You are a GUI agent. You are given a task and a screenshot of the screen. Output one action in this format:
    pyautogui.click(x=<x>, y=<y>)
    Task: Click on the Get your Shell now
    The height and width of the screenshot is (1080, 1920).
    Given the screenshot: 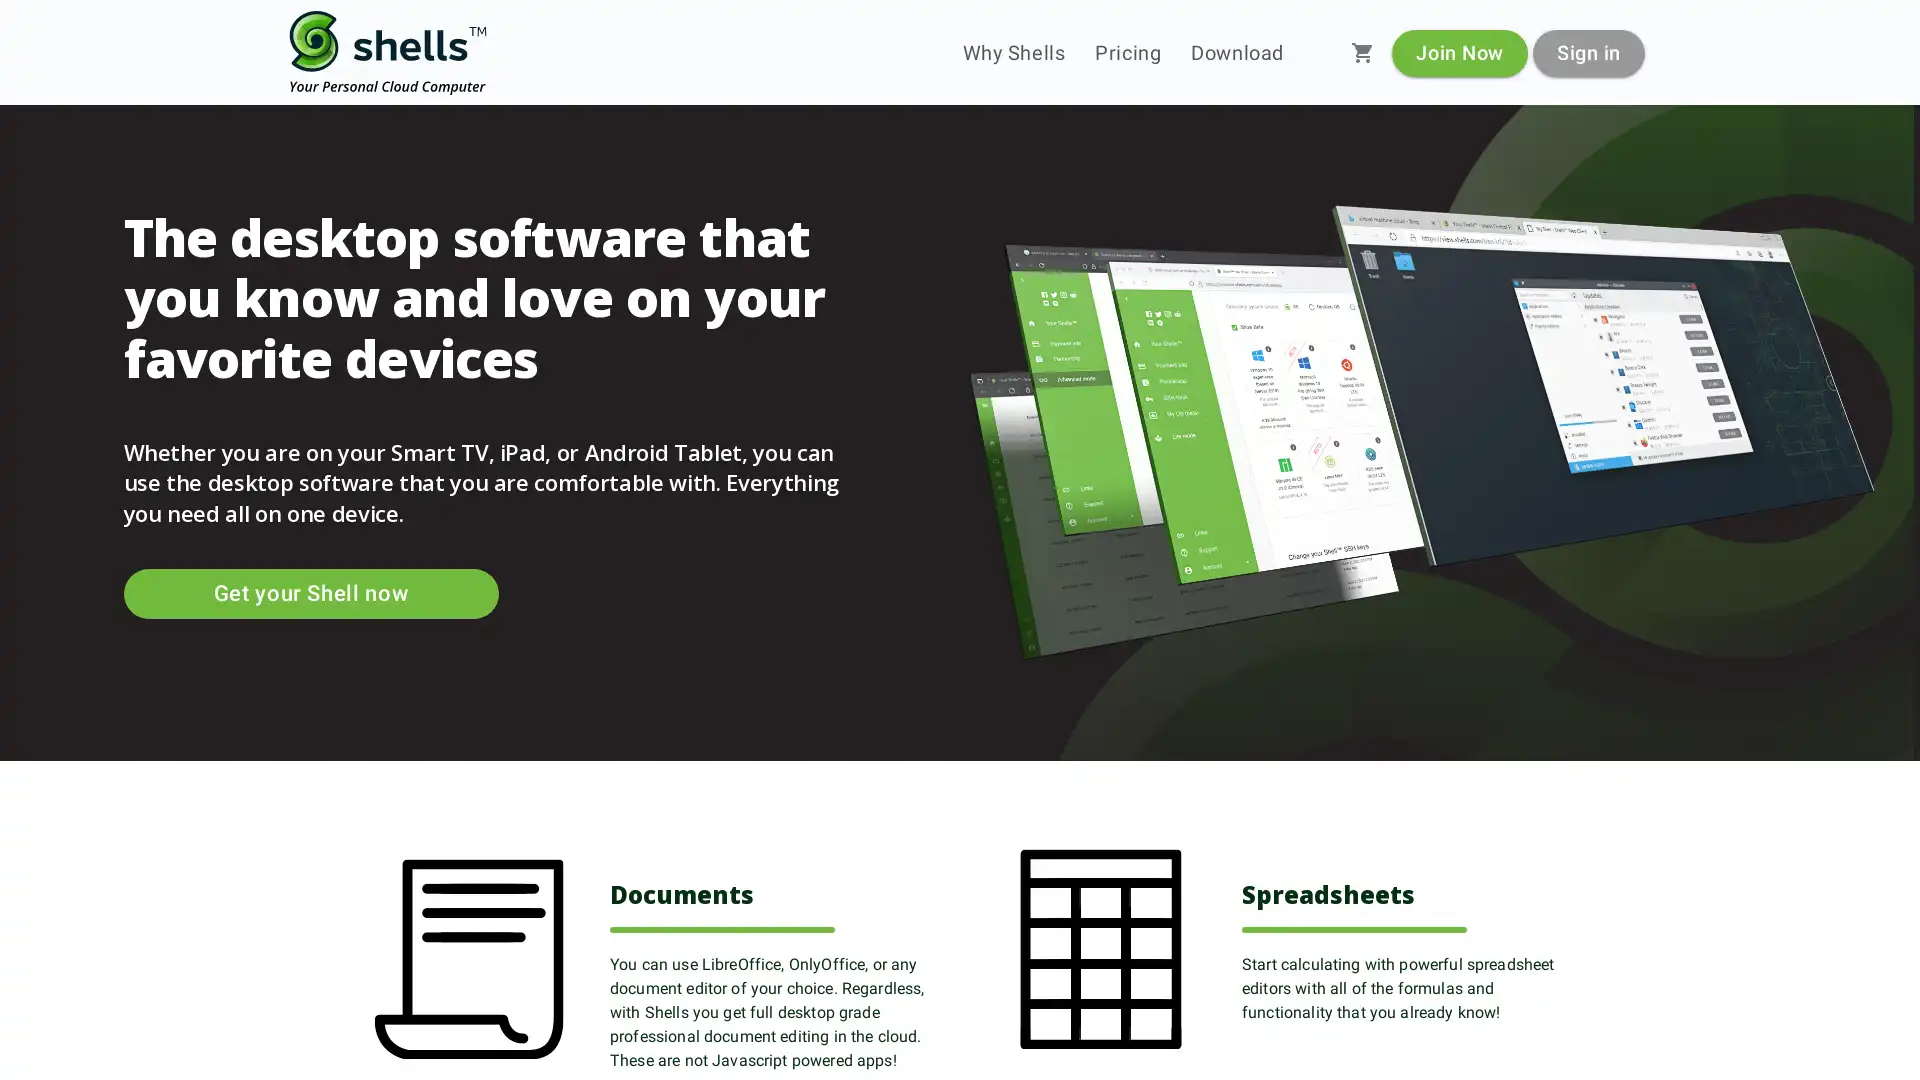 What is the action you would take?
    pyautogui.click(x=309, y=592)
    